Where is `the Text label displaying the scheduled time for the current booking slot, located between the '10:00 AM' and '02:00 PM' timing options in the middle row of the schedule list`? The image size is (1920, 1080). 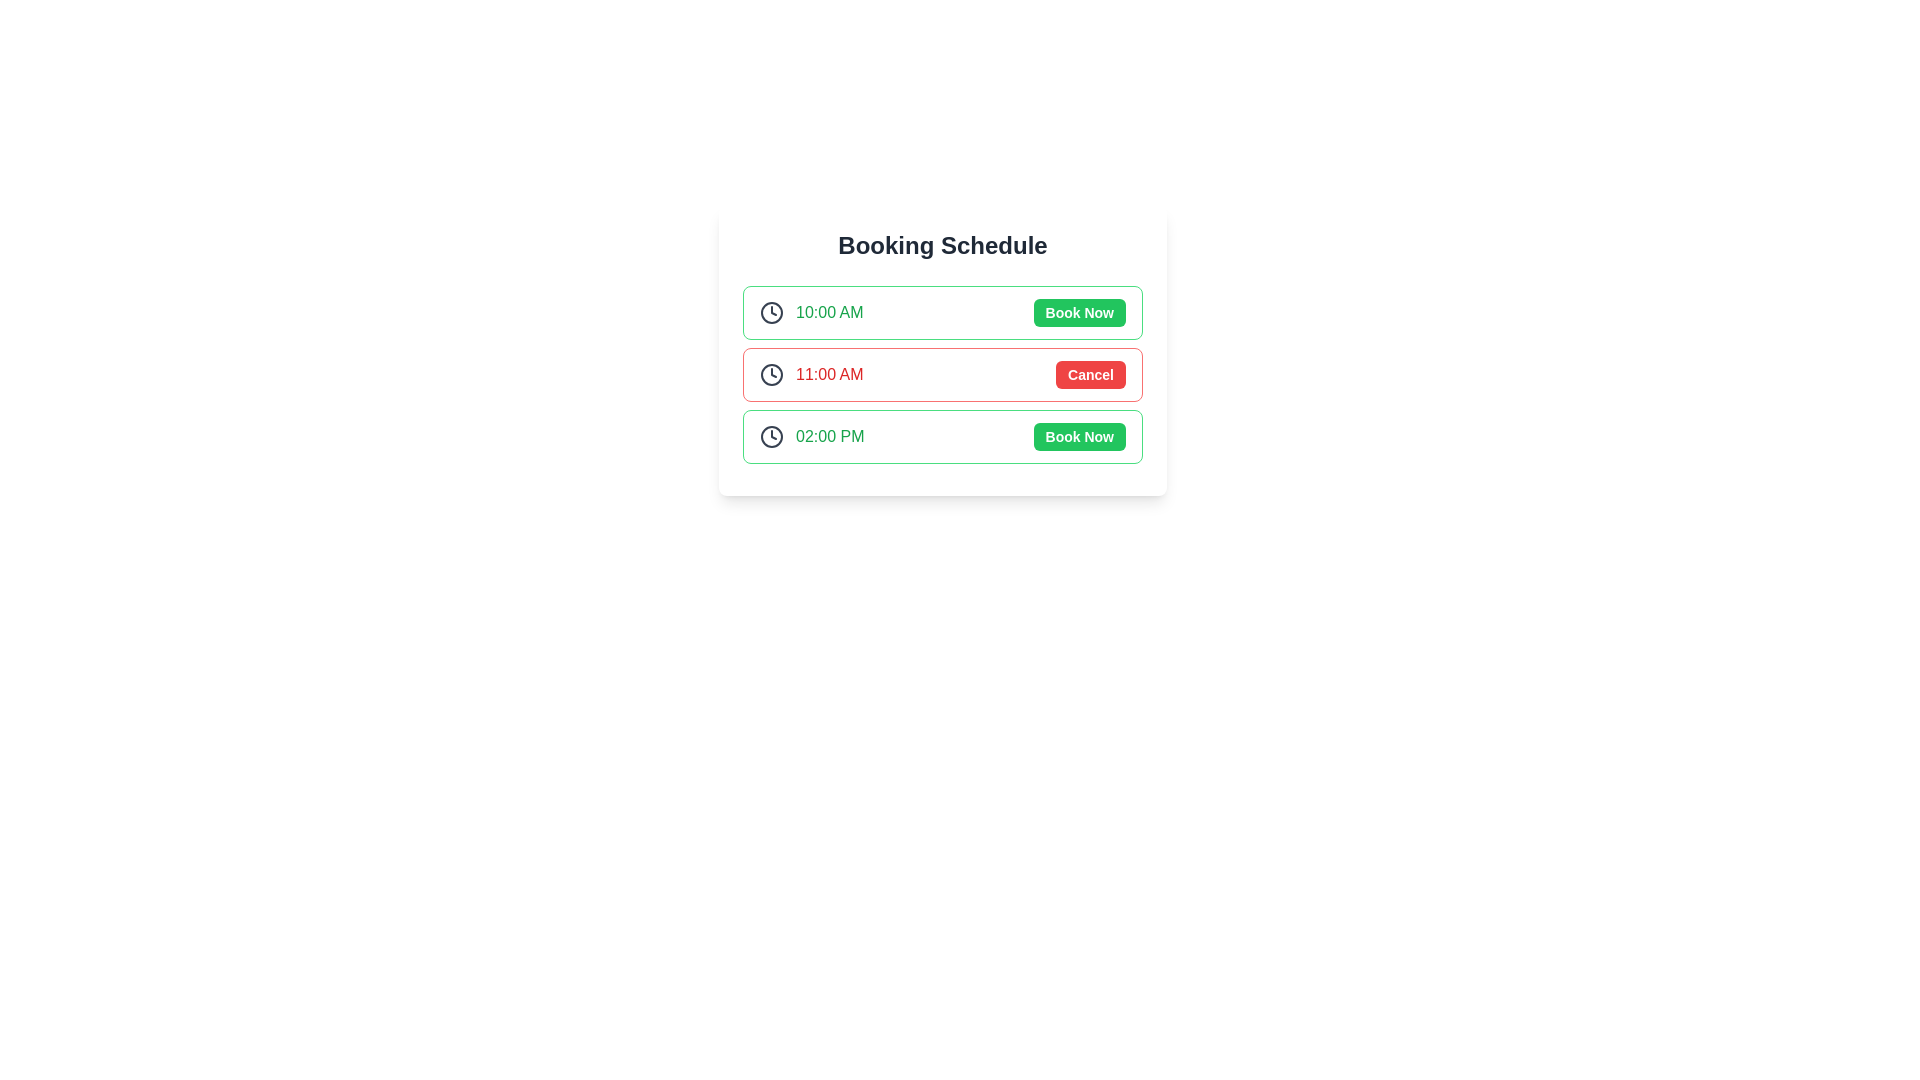 the Text label displaying the scheduled time for the current booking slot, located between the '10:00 AM' and '02:00 PM' timing options in the middle row of the schedule list is located at coordinates (829, 374).